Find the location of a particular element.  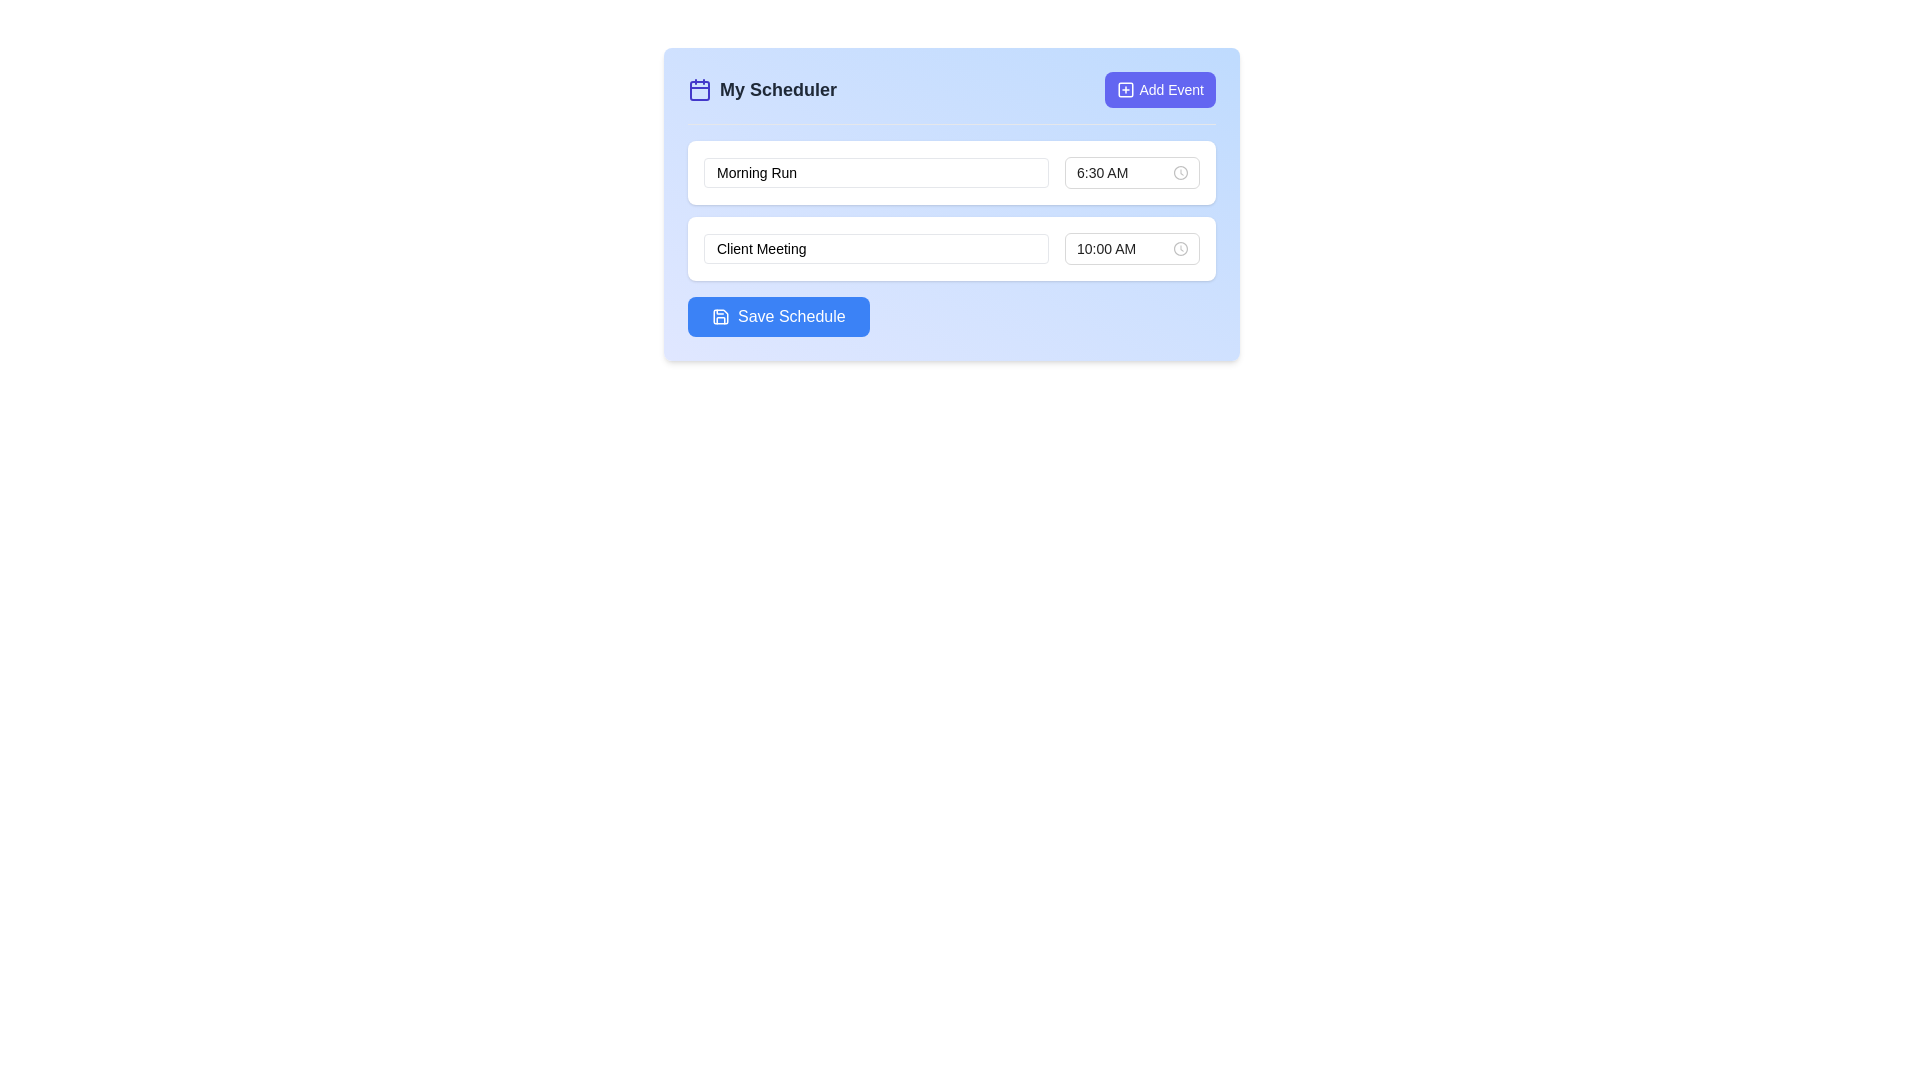

the 'My Scheduler' text label with the calendar icon, located at the top-left corner of the scheduling interface, to interact with the header section is located at coordinates (761, 88).